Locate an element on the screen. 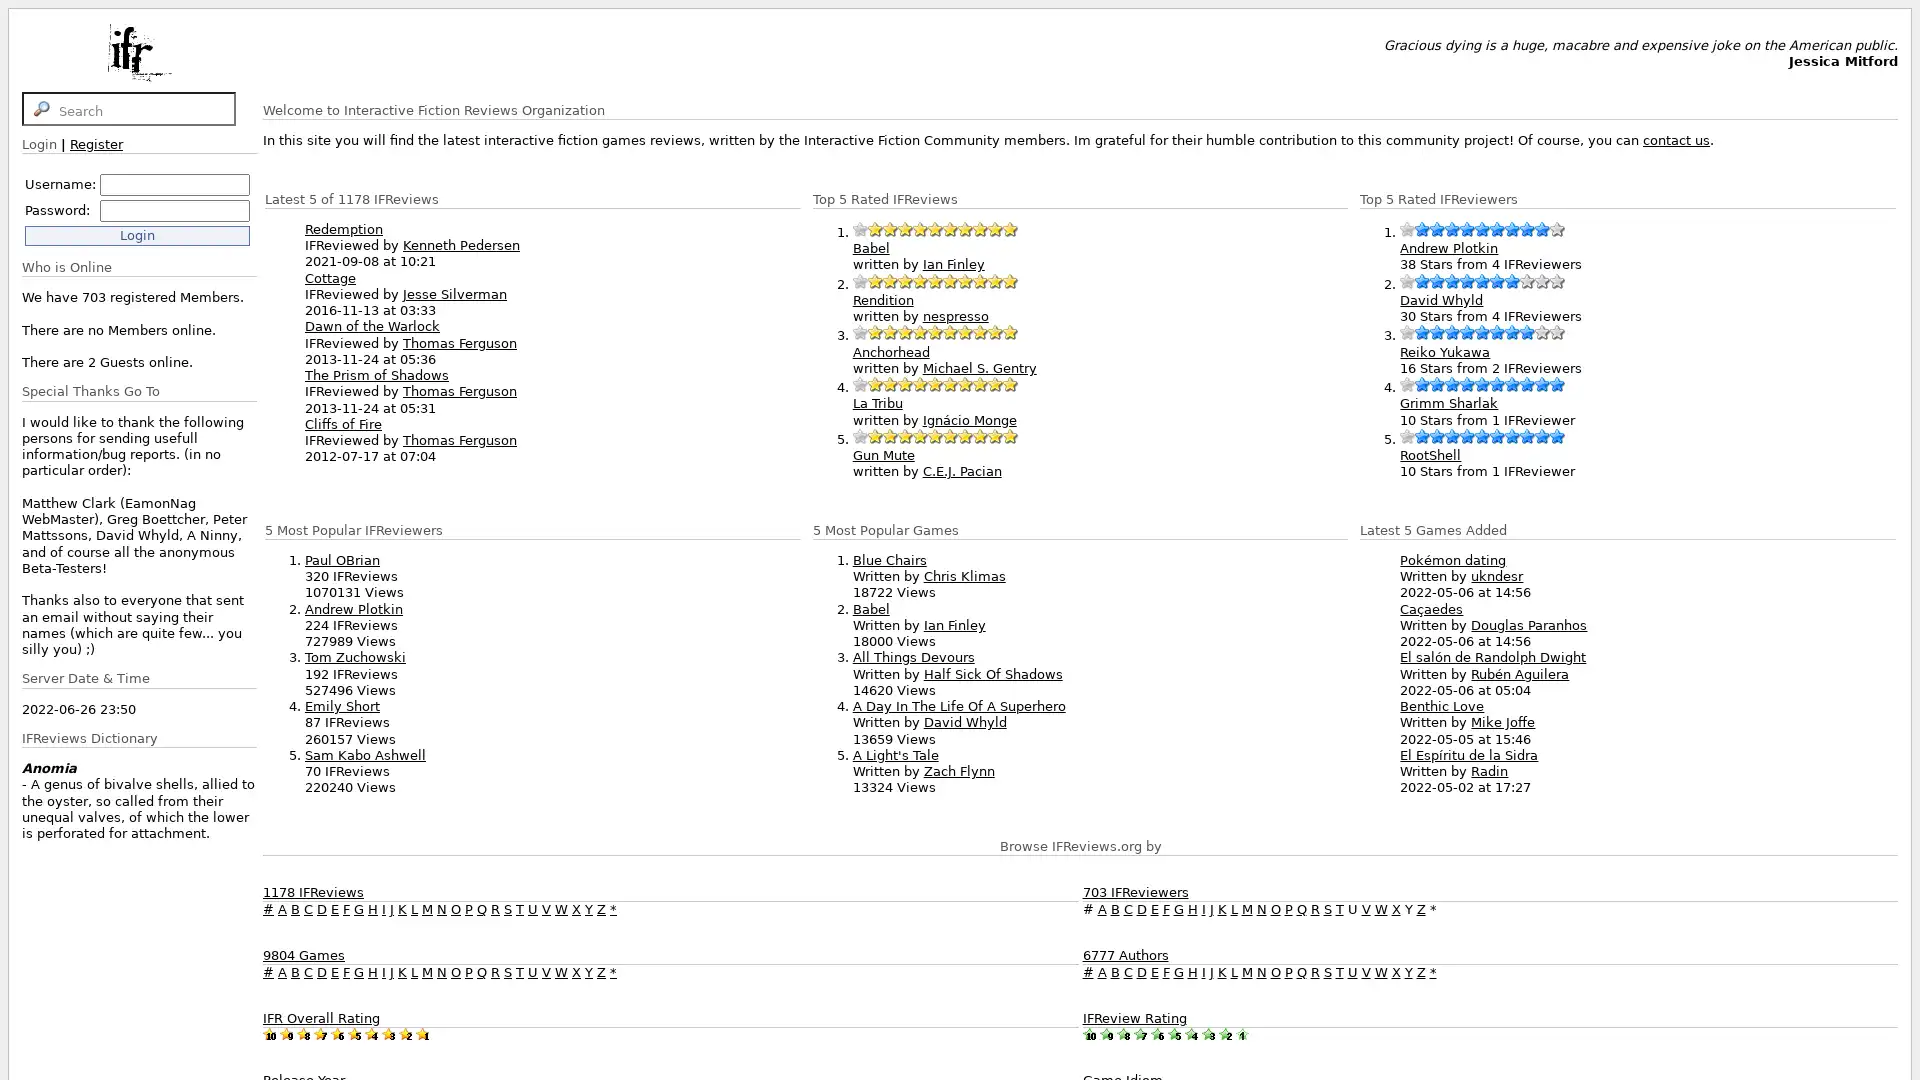  Login is located at coordinates (136, 234).